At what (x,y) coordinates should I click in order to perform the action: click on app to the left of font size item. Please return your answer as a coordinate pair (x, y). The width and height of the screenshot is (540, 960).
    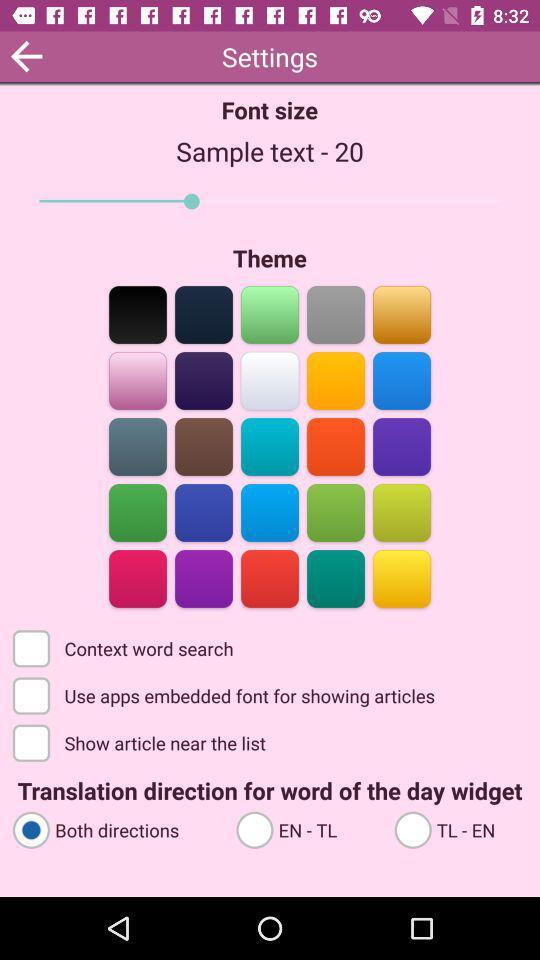
    Looking at the image, I should click on (25, 55).